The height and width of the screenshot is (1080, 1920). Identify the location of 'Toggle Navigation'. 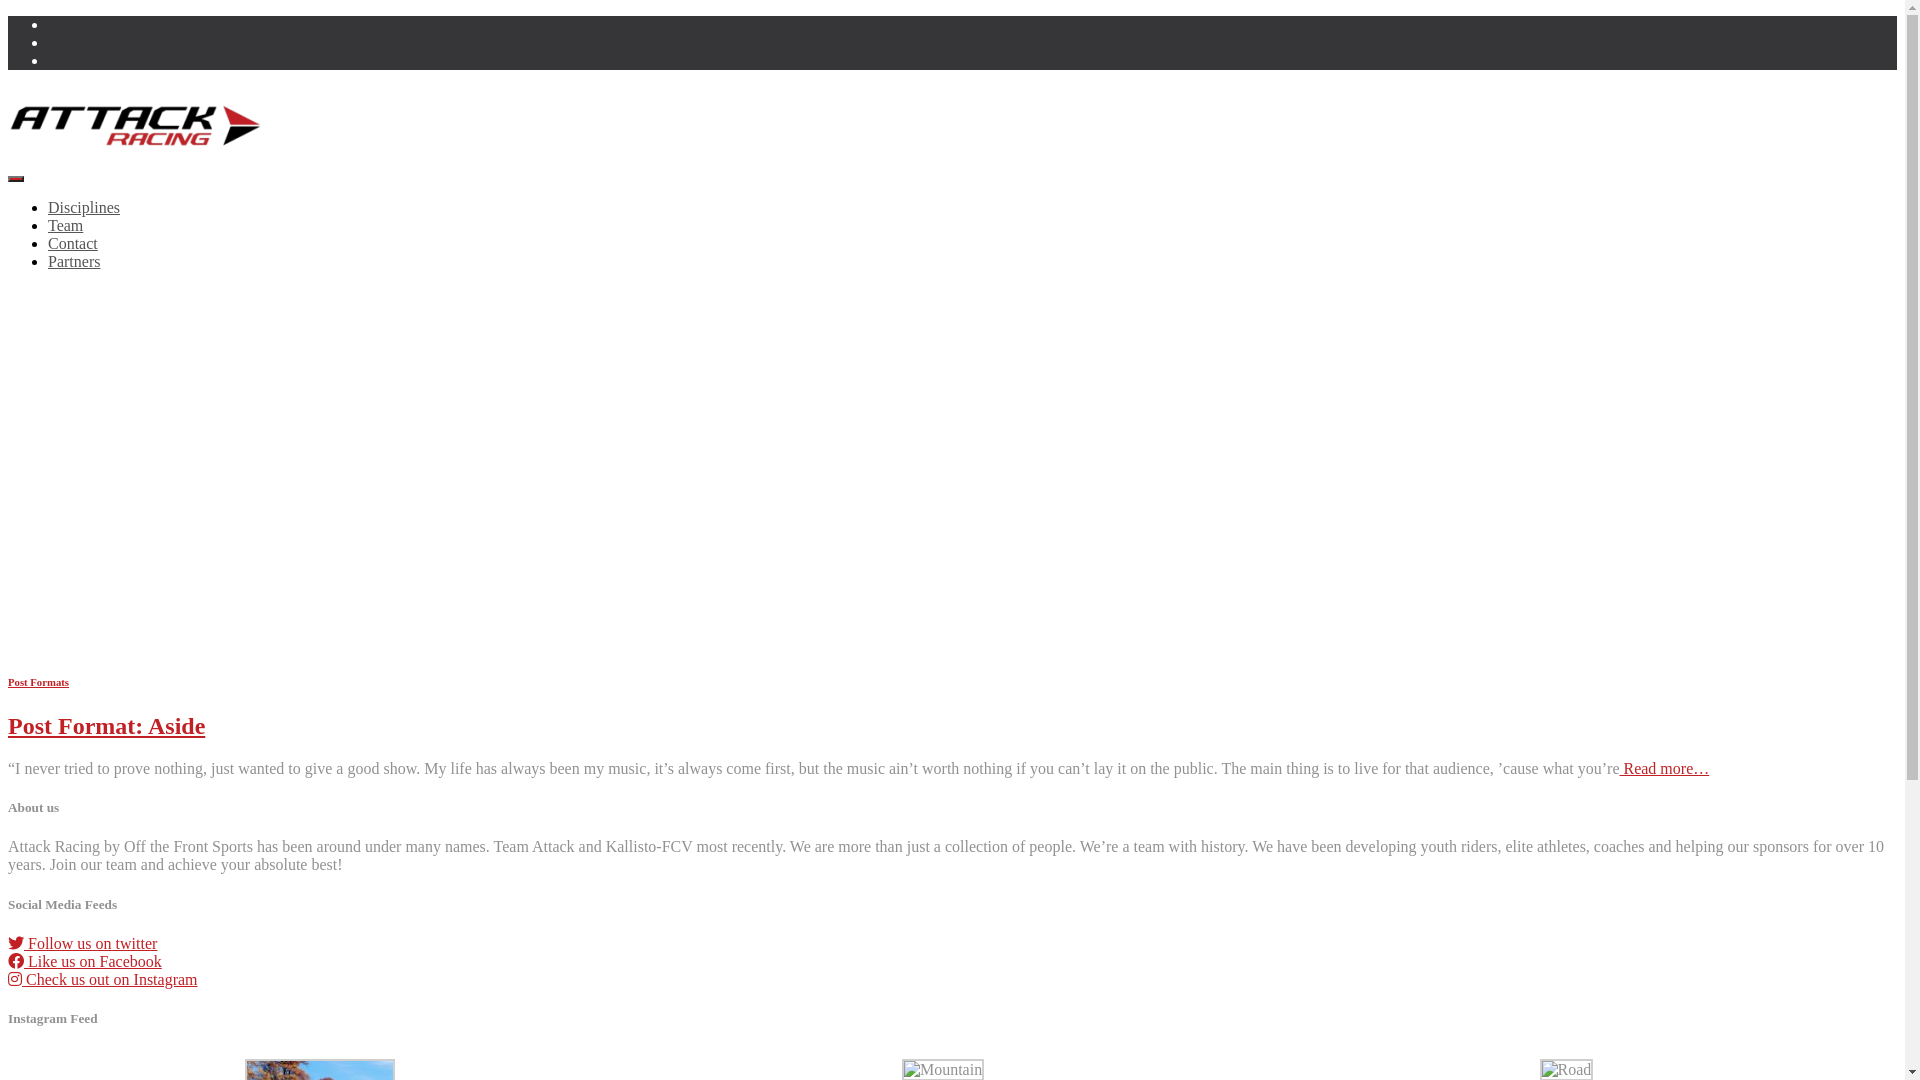
(8, 177).